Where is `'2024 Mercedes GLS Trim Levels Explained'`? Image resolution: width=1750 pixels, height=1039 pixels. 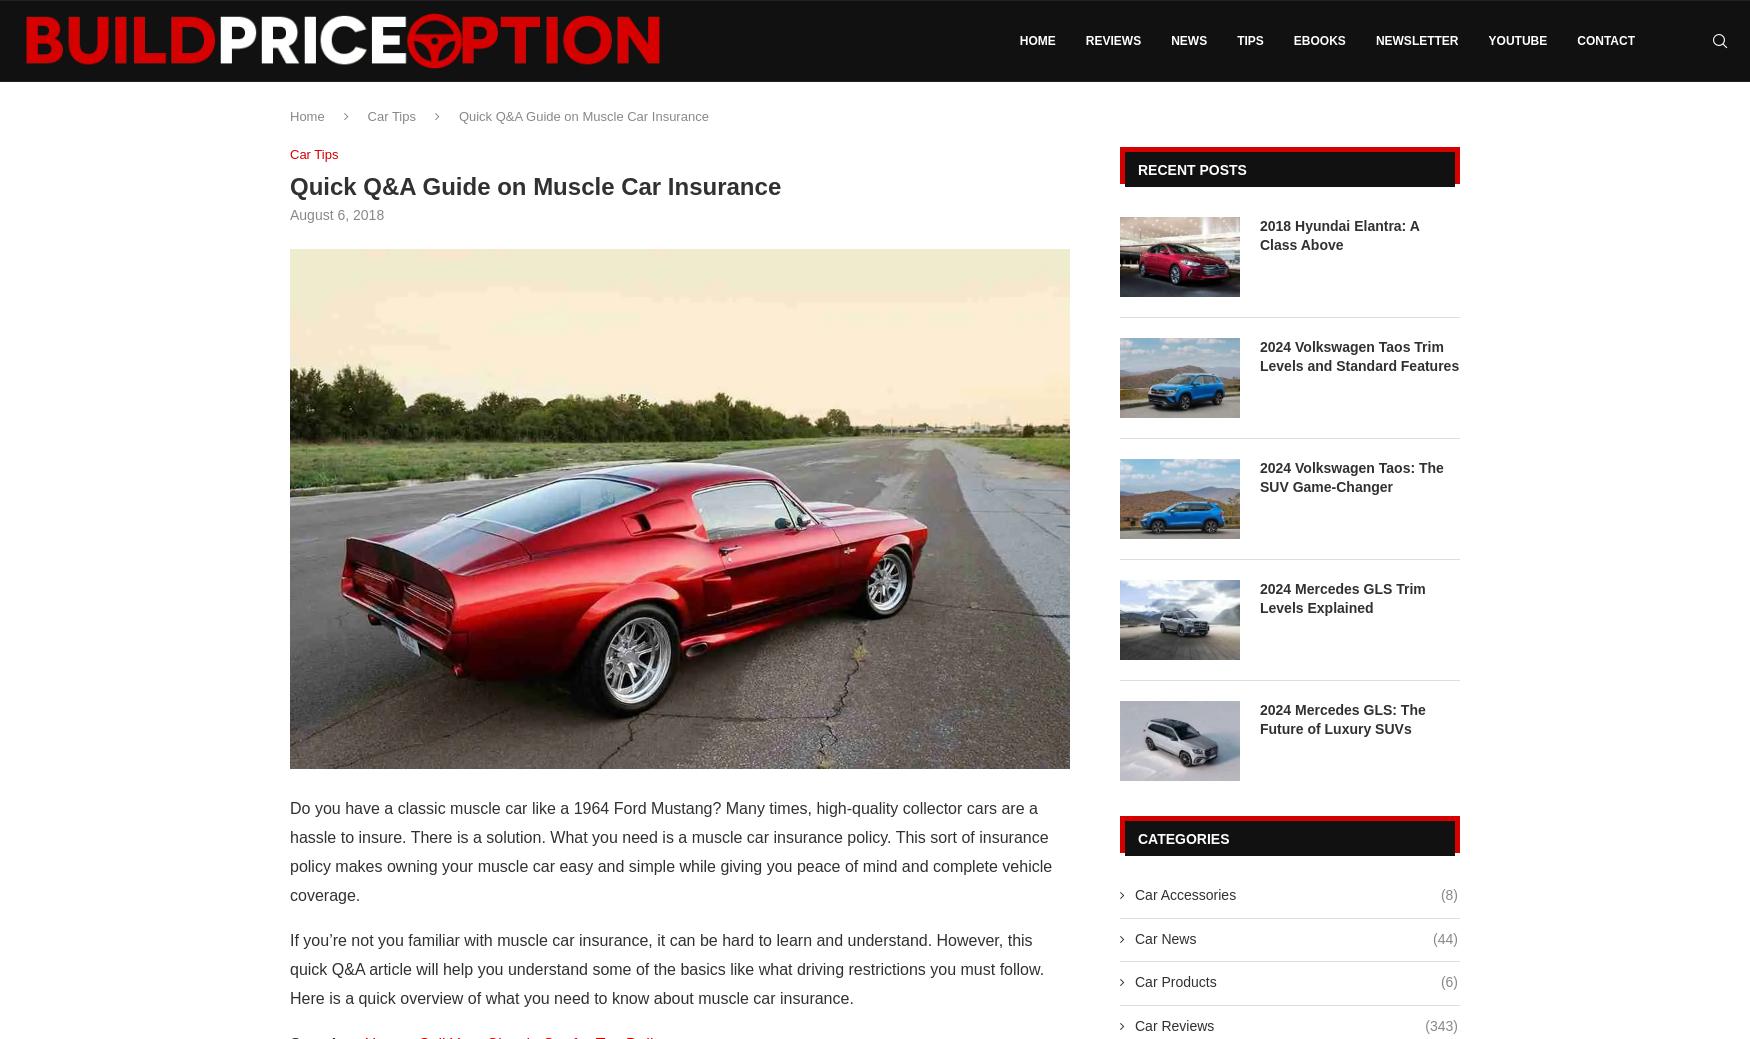 '2024 Mercedes GLS Trim Levels Explained' is located at coordinates (1342, 598).